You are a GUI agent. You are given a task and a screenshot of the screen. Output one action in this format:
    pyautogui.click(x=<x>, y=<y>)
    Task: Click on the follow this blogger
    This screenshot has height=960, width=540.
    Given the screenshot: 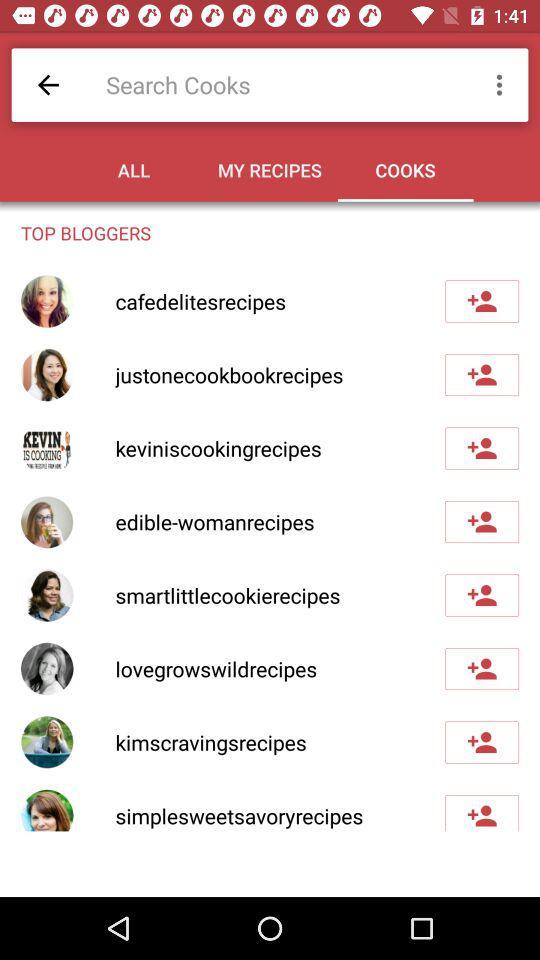 What is the action you would take?
    pyautogui.click(x=481, y=741)
    